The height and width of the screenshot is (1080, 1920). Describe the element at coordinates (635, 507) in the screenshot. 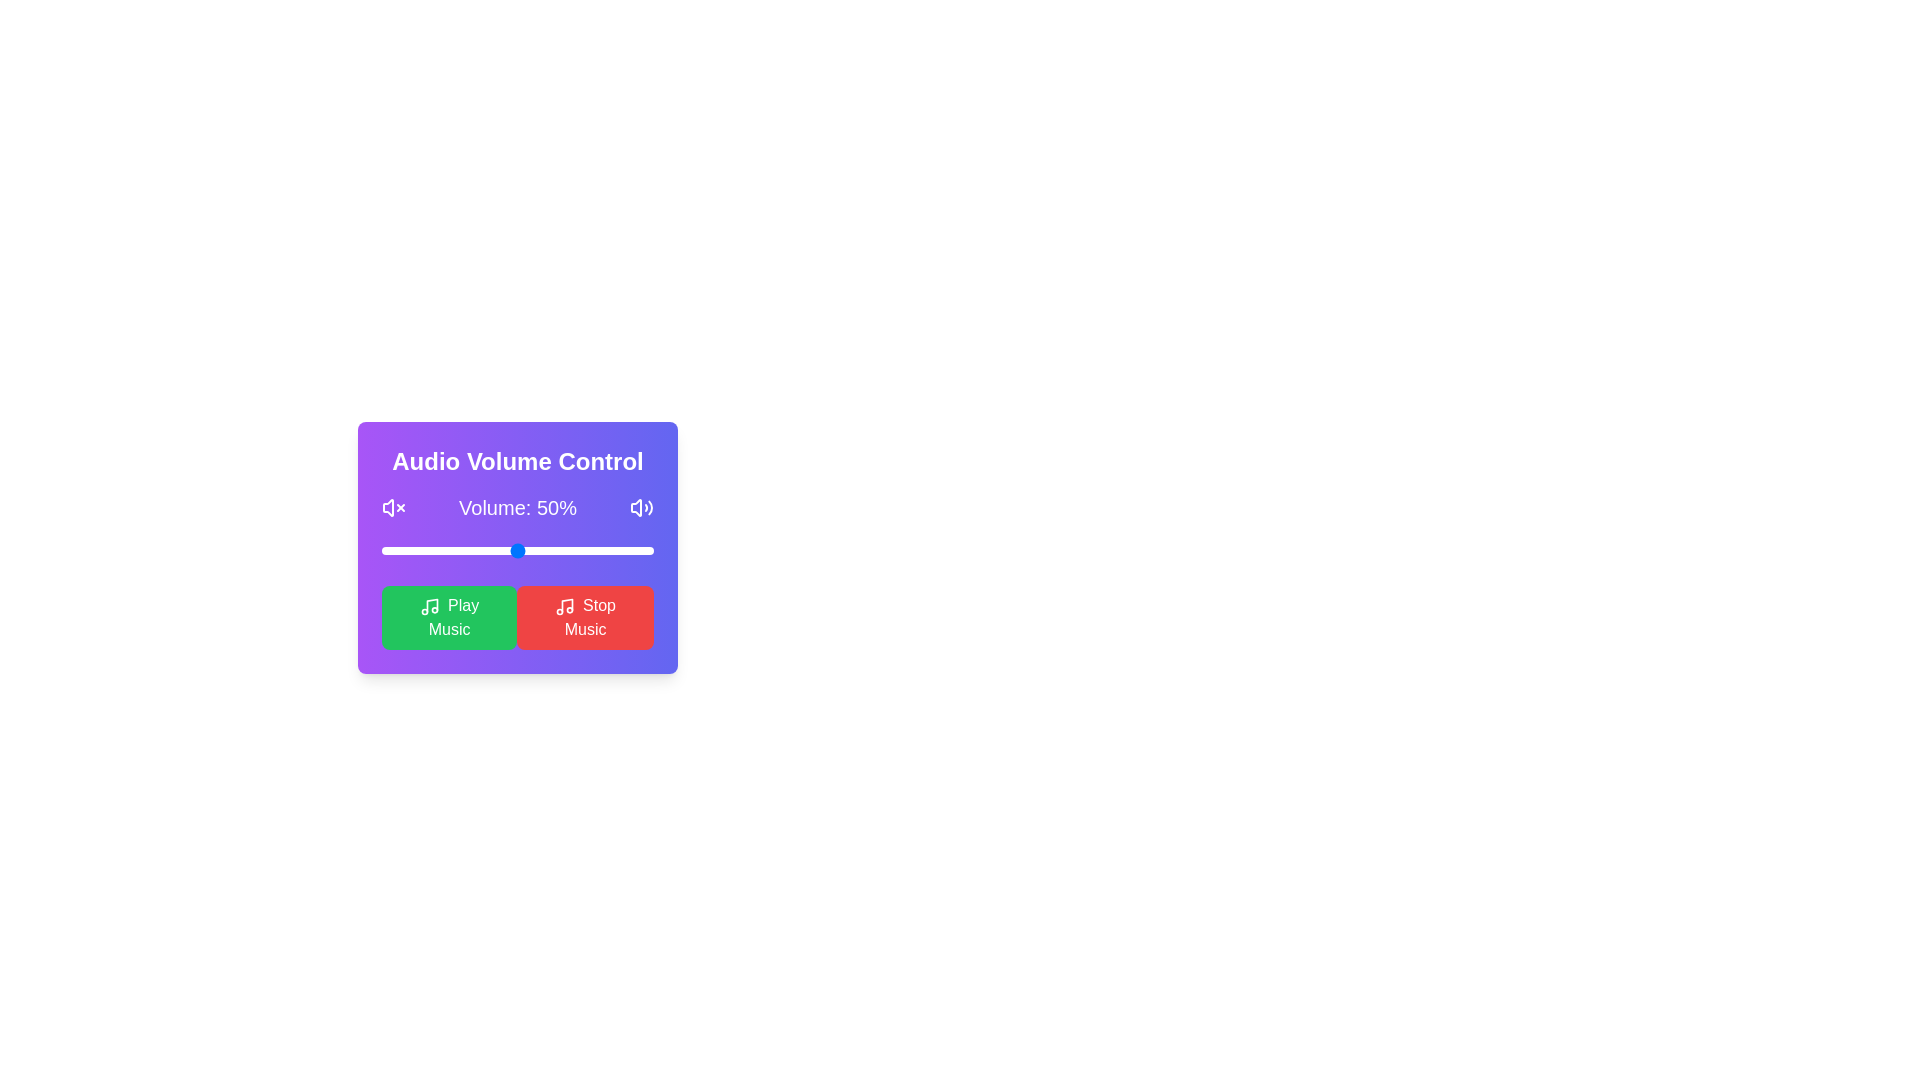

I see `the blue speaker icon located in the 'Audio Volume Control' interface` at that location.